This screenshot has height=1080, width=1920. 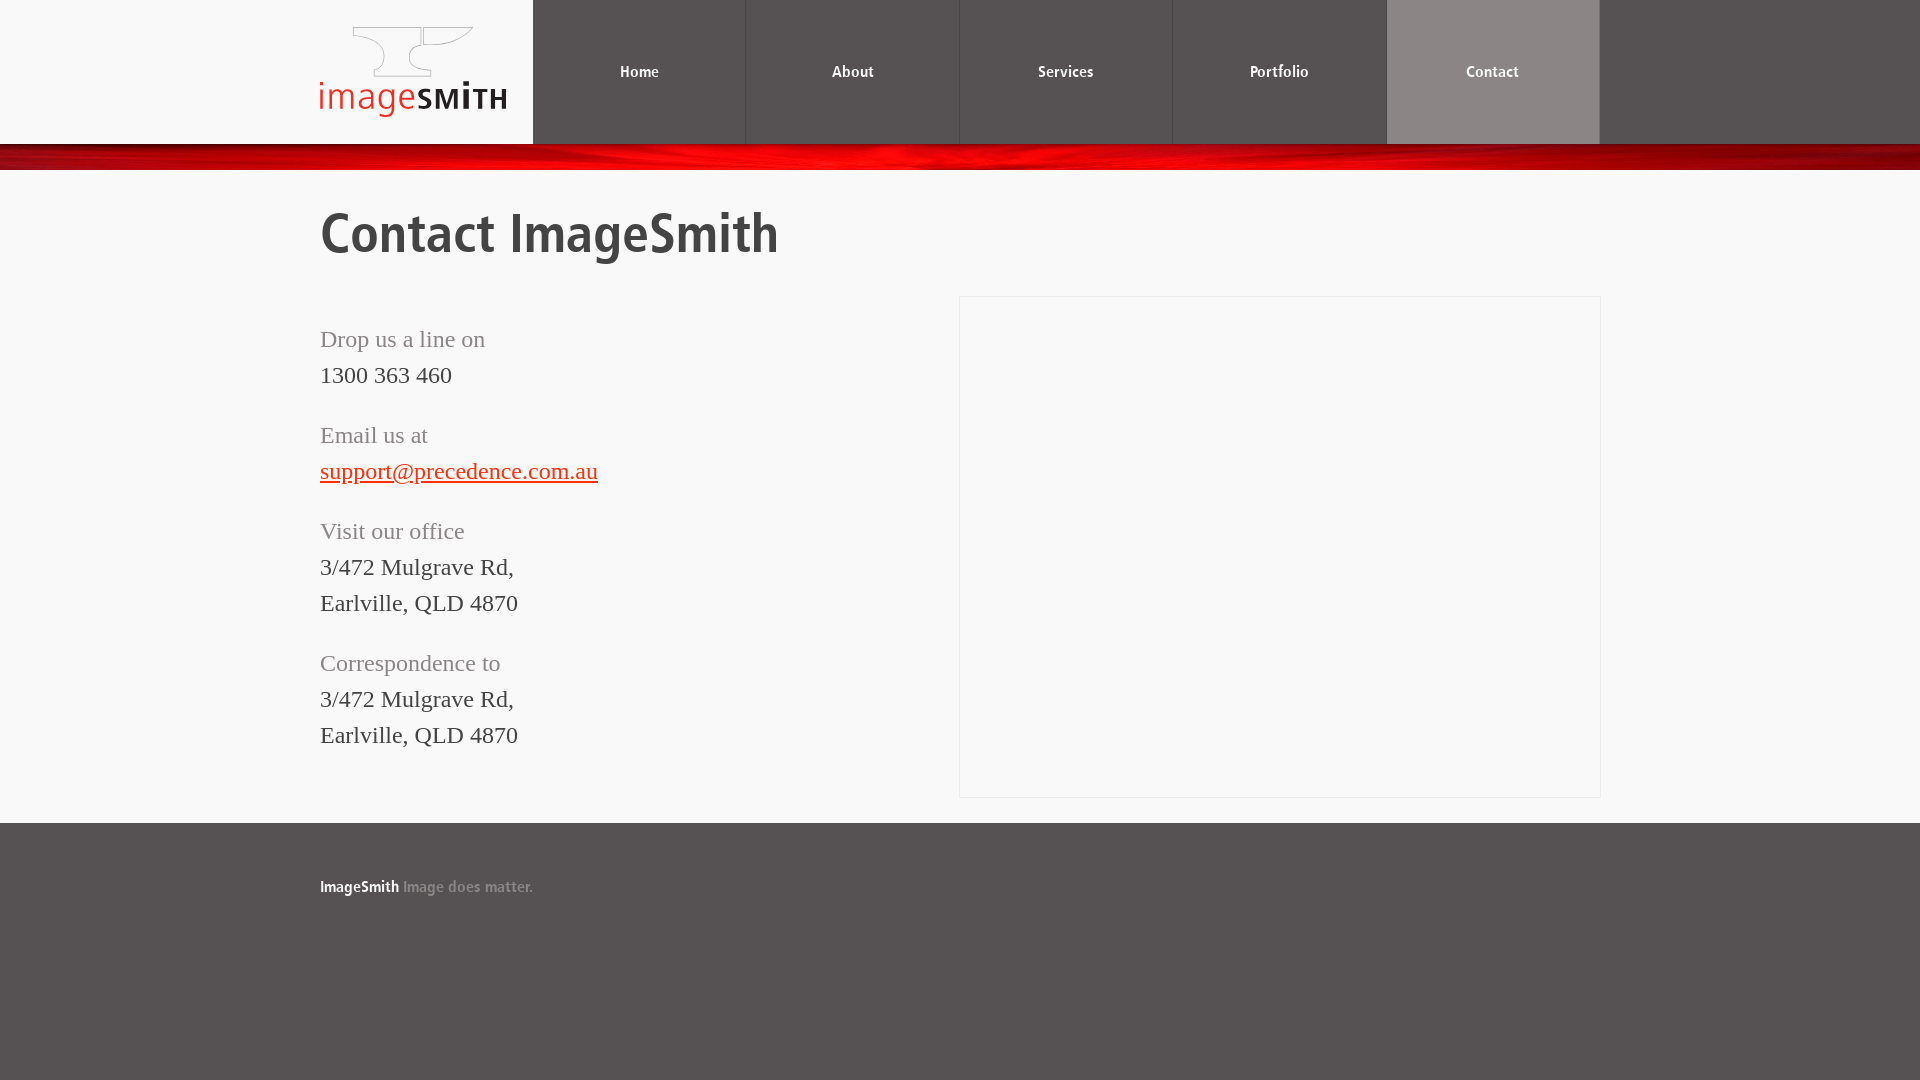 What do you see at coordinates (458, 470) in the screenshot?
I see `'support@precedence.com.au'` at bounding box center [458, 470].